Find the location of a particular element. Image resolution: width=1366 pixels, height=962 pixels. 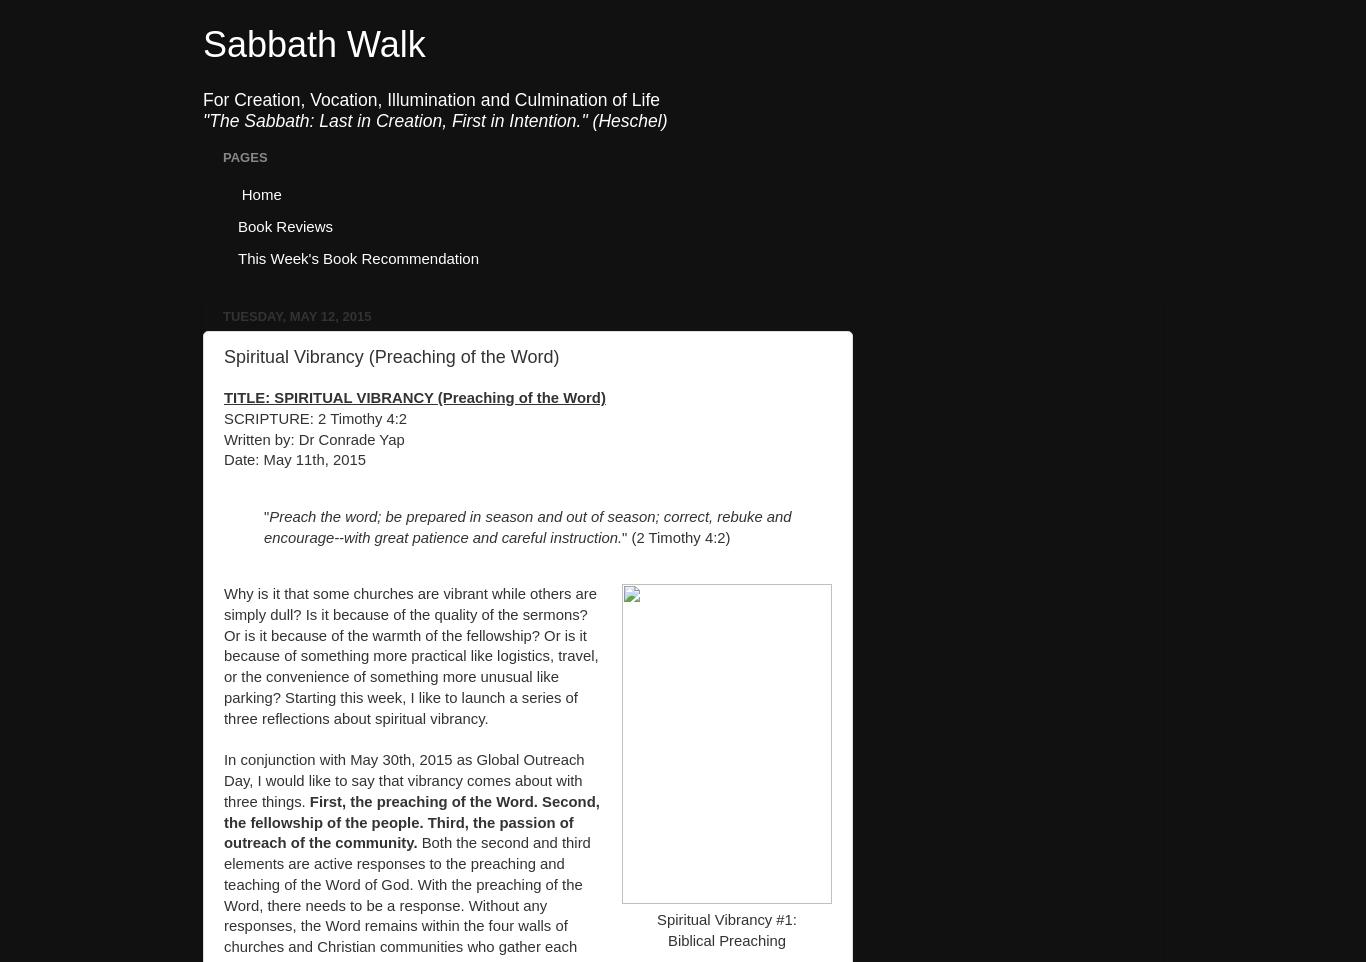

'" (2 Timothy 4:2)' is located at coordinates (675, 536).